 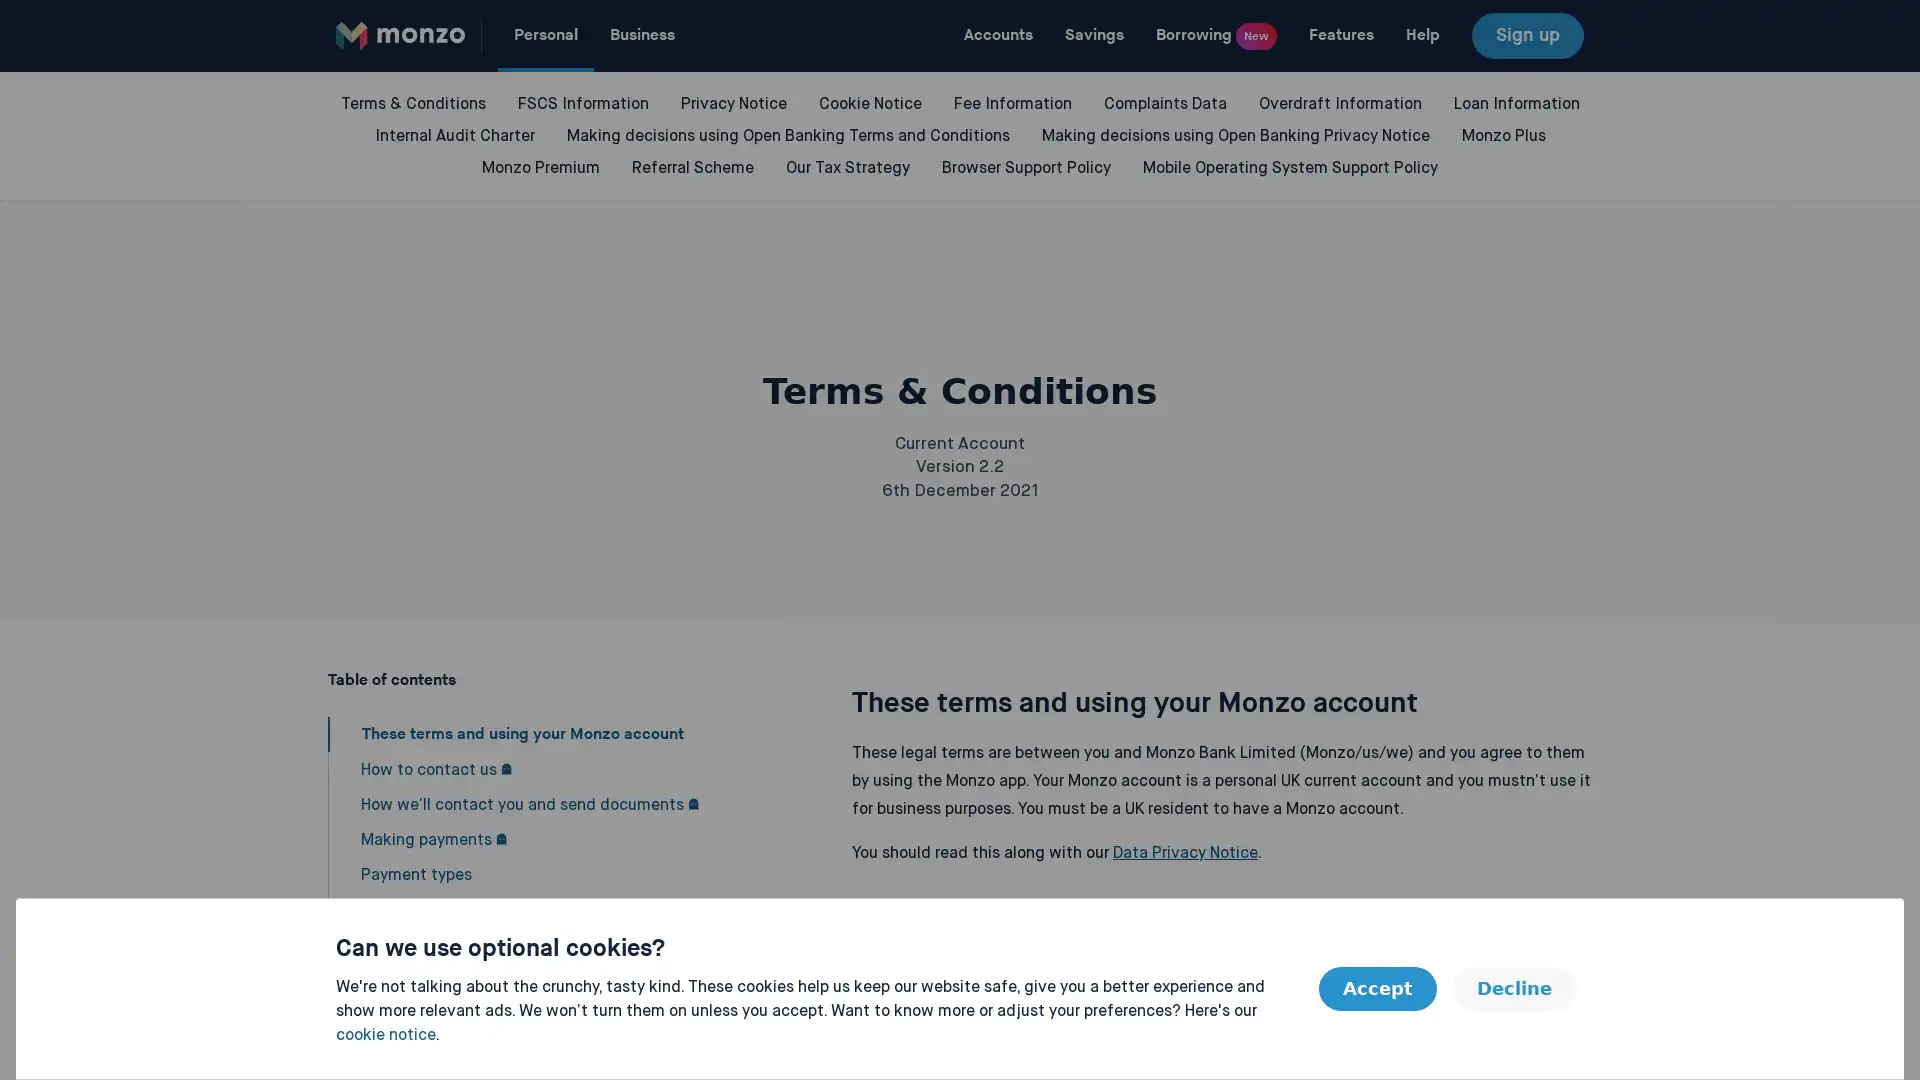 What do you see at coordinates (1514, 987) in the screenshot?
I see `Decline` at bounding box center [1514, 987].